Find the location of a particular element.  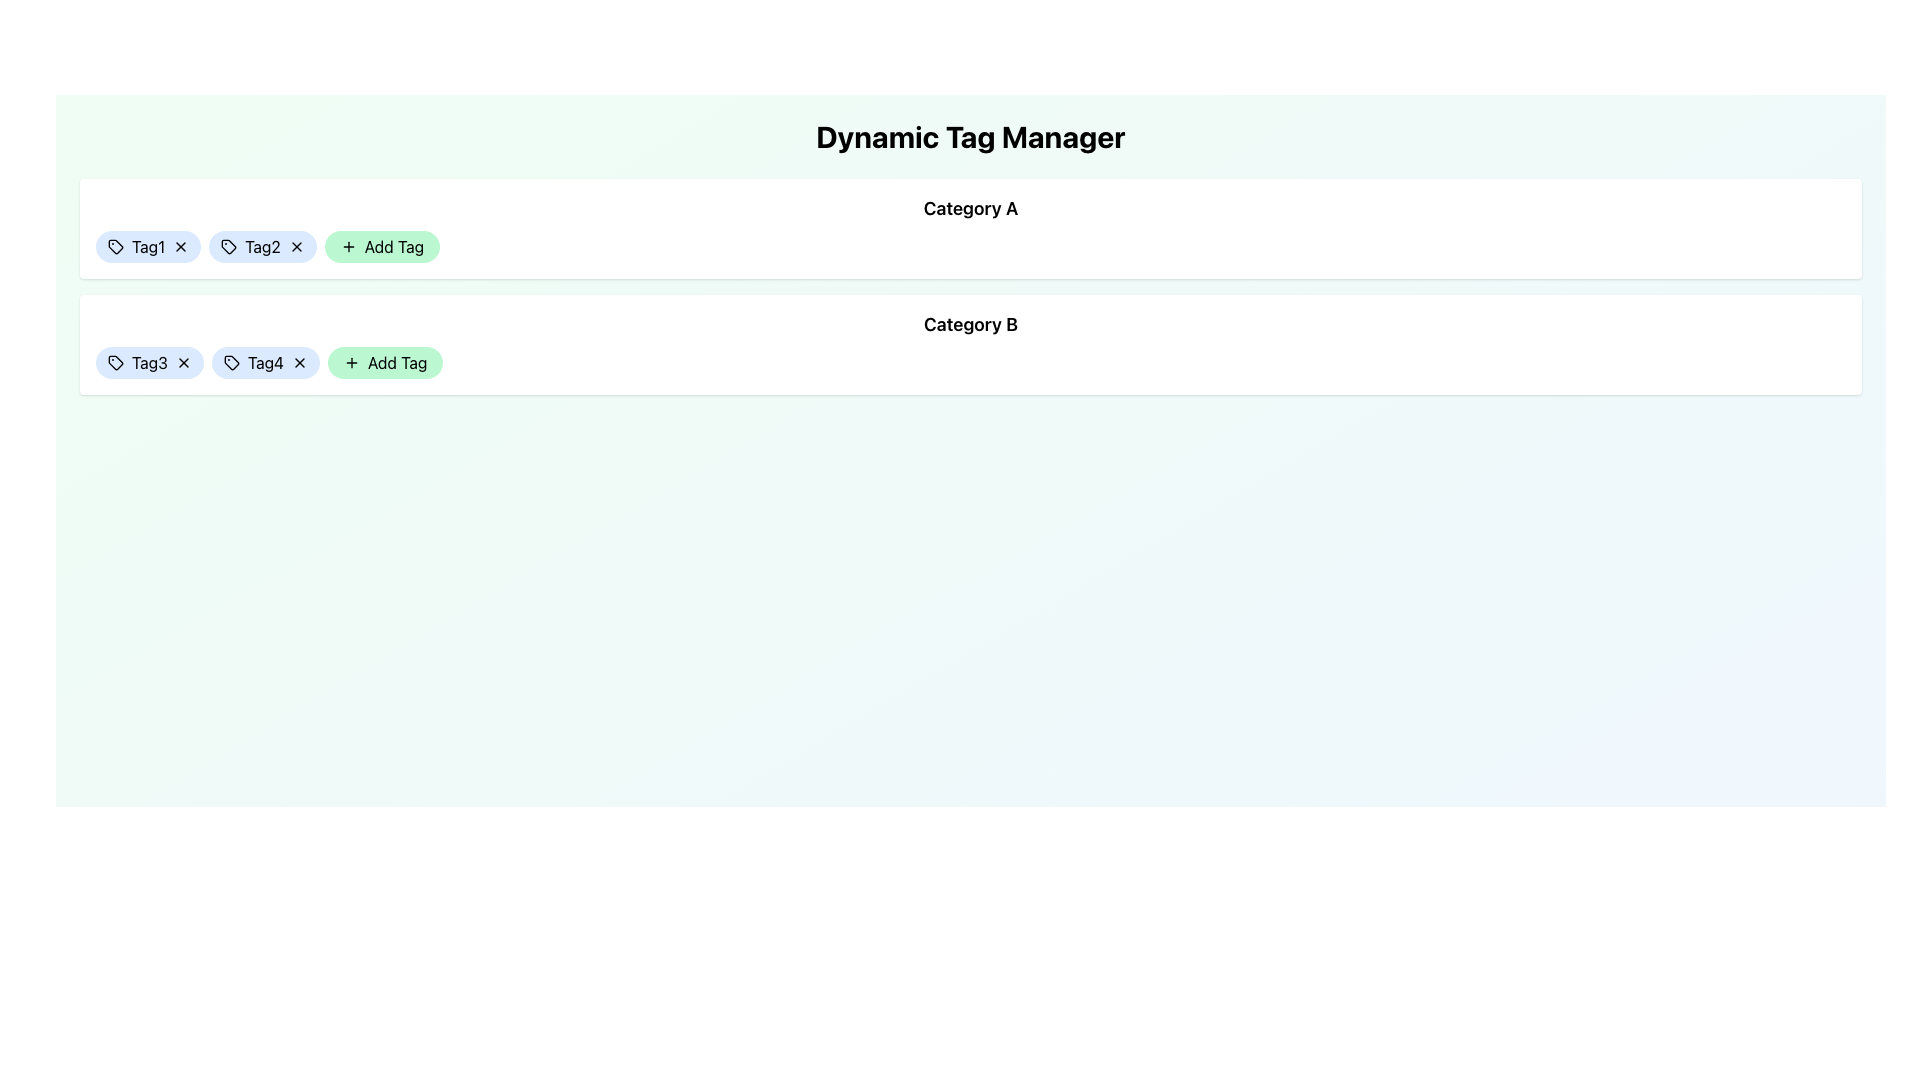

the blue tag icon located to the left of the 'Tag3' label, which is styled in a minimalistic outline design is located at coordinates (114, 362).